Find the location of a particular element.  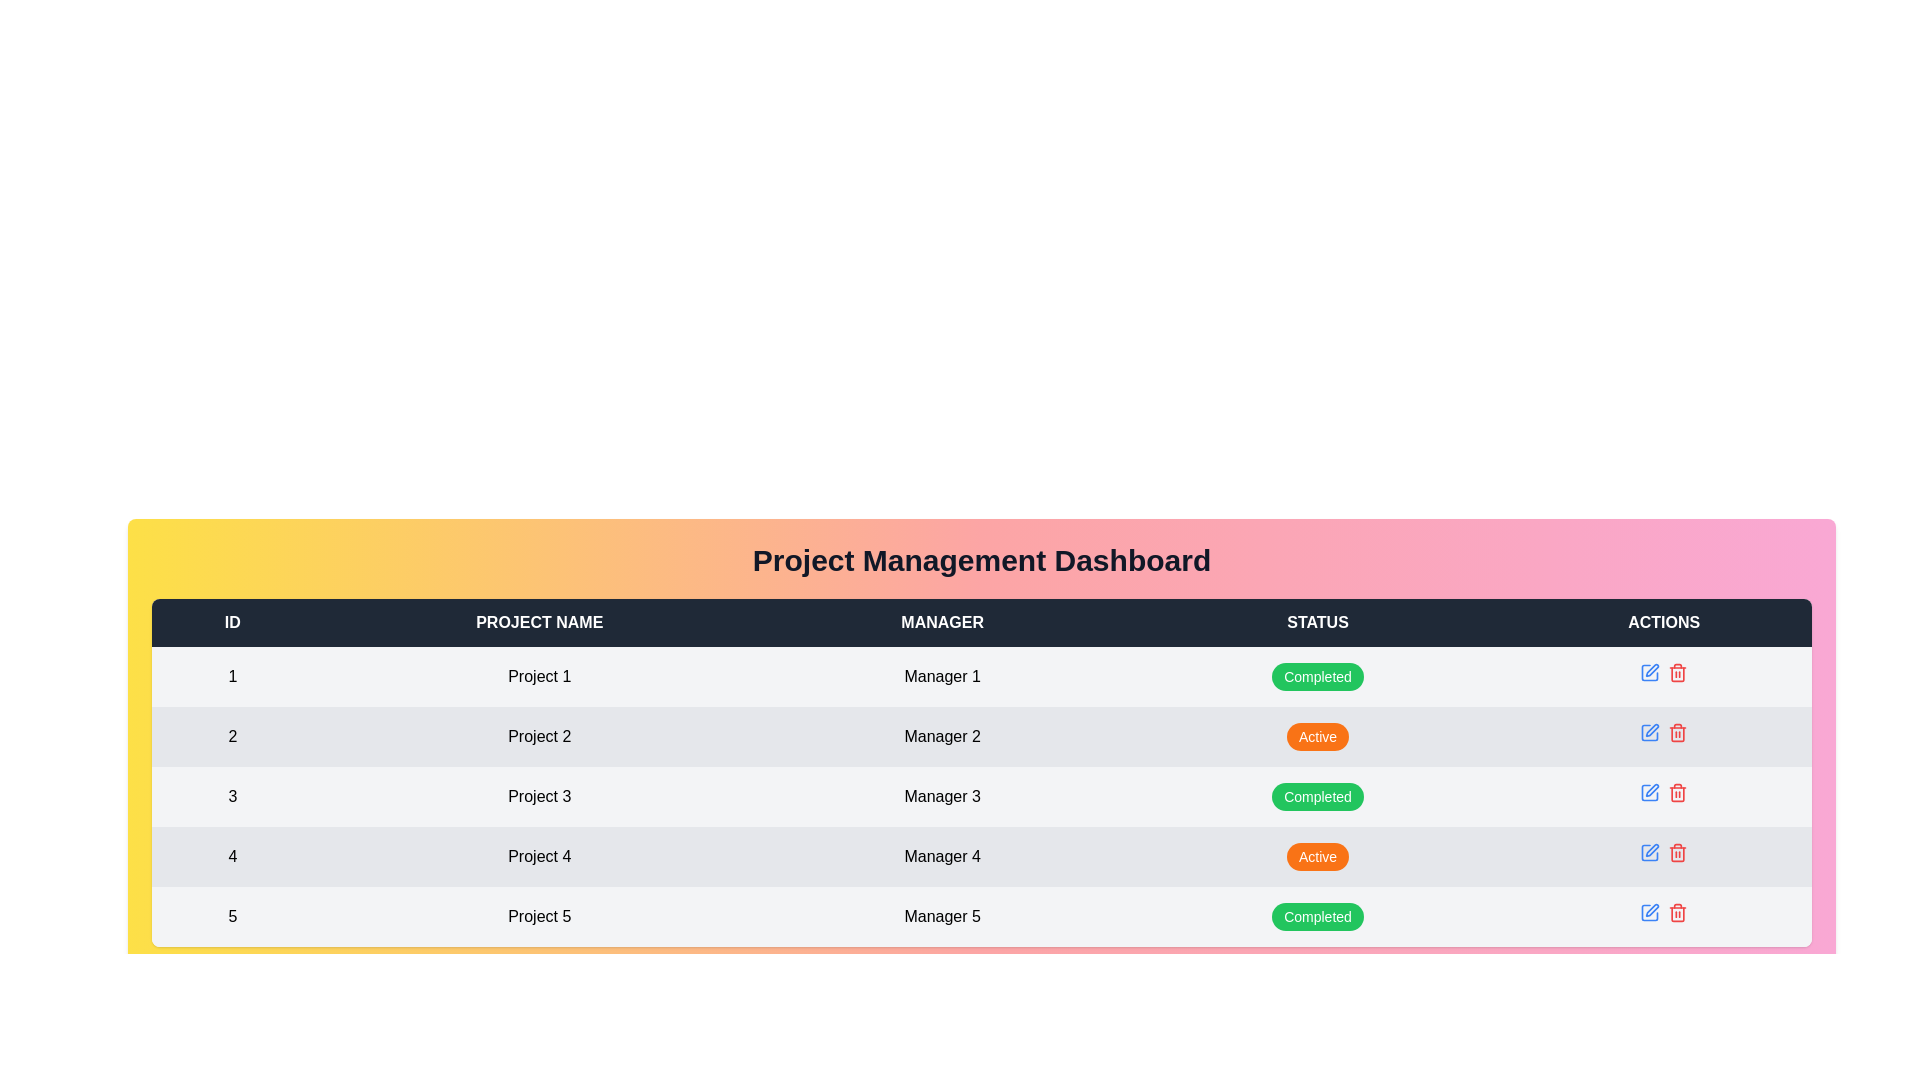

the edit icon located in the 'Actions' column of the fourth row in the table, which allows users to edit the associated row or item is located at coordinates (1652, 789).